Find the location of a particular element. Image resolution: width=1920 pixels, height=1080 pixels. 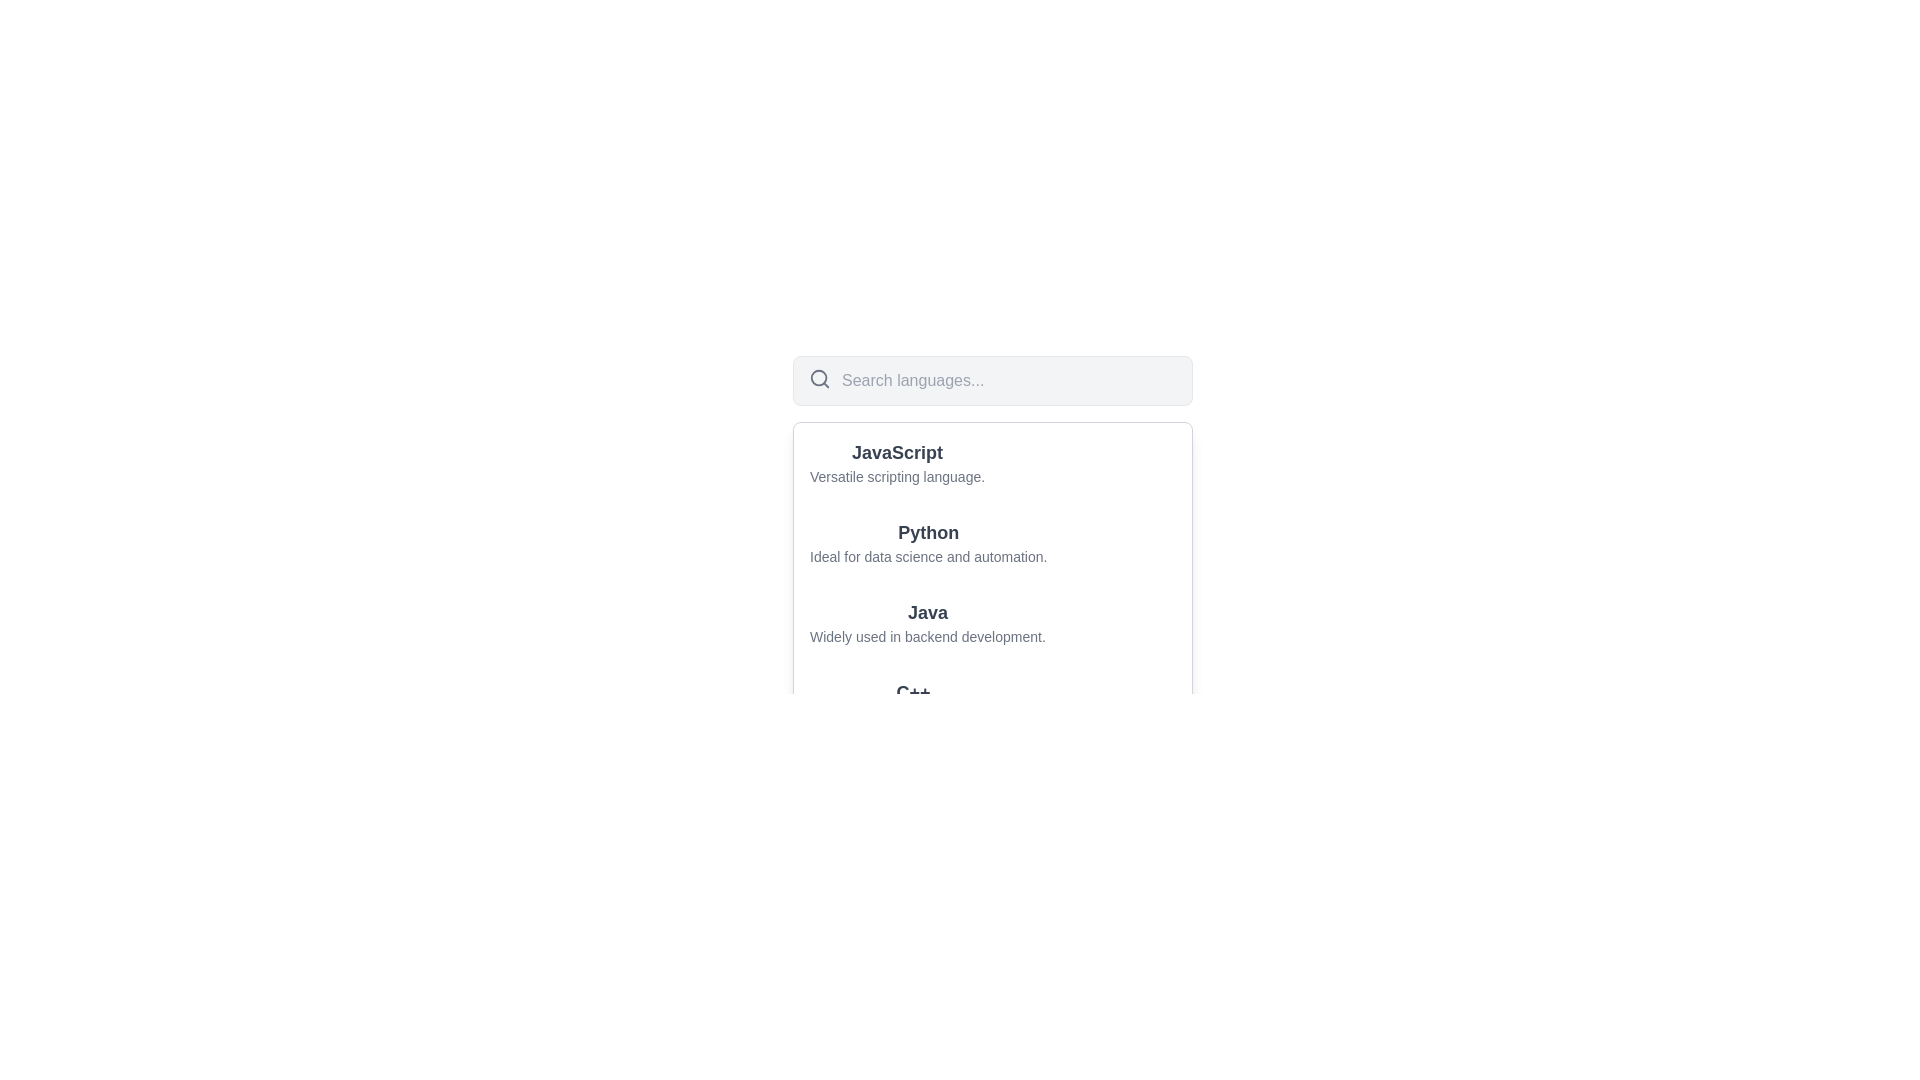

the list item containing 'JavaScript' with the description 'Versatile scripting language.' to change its background color is located at coordinates (993, 462).